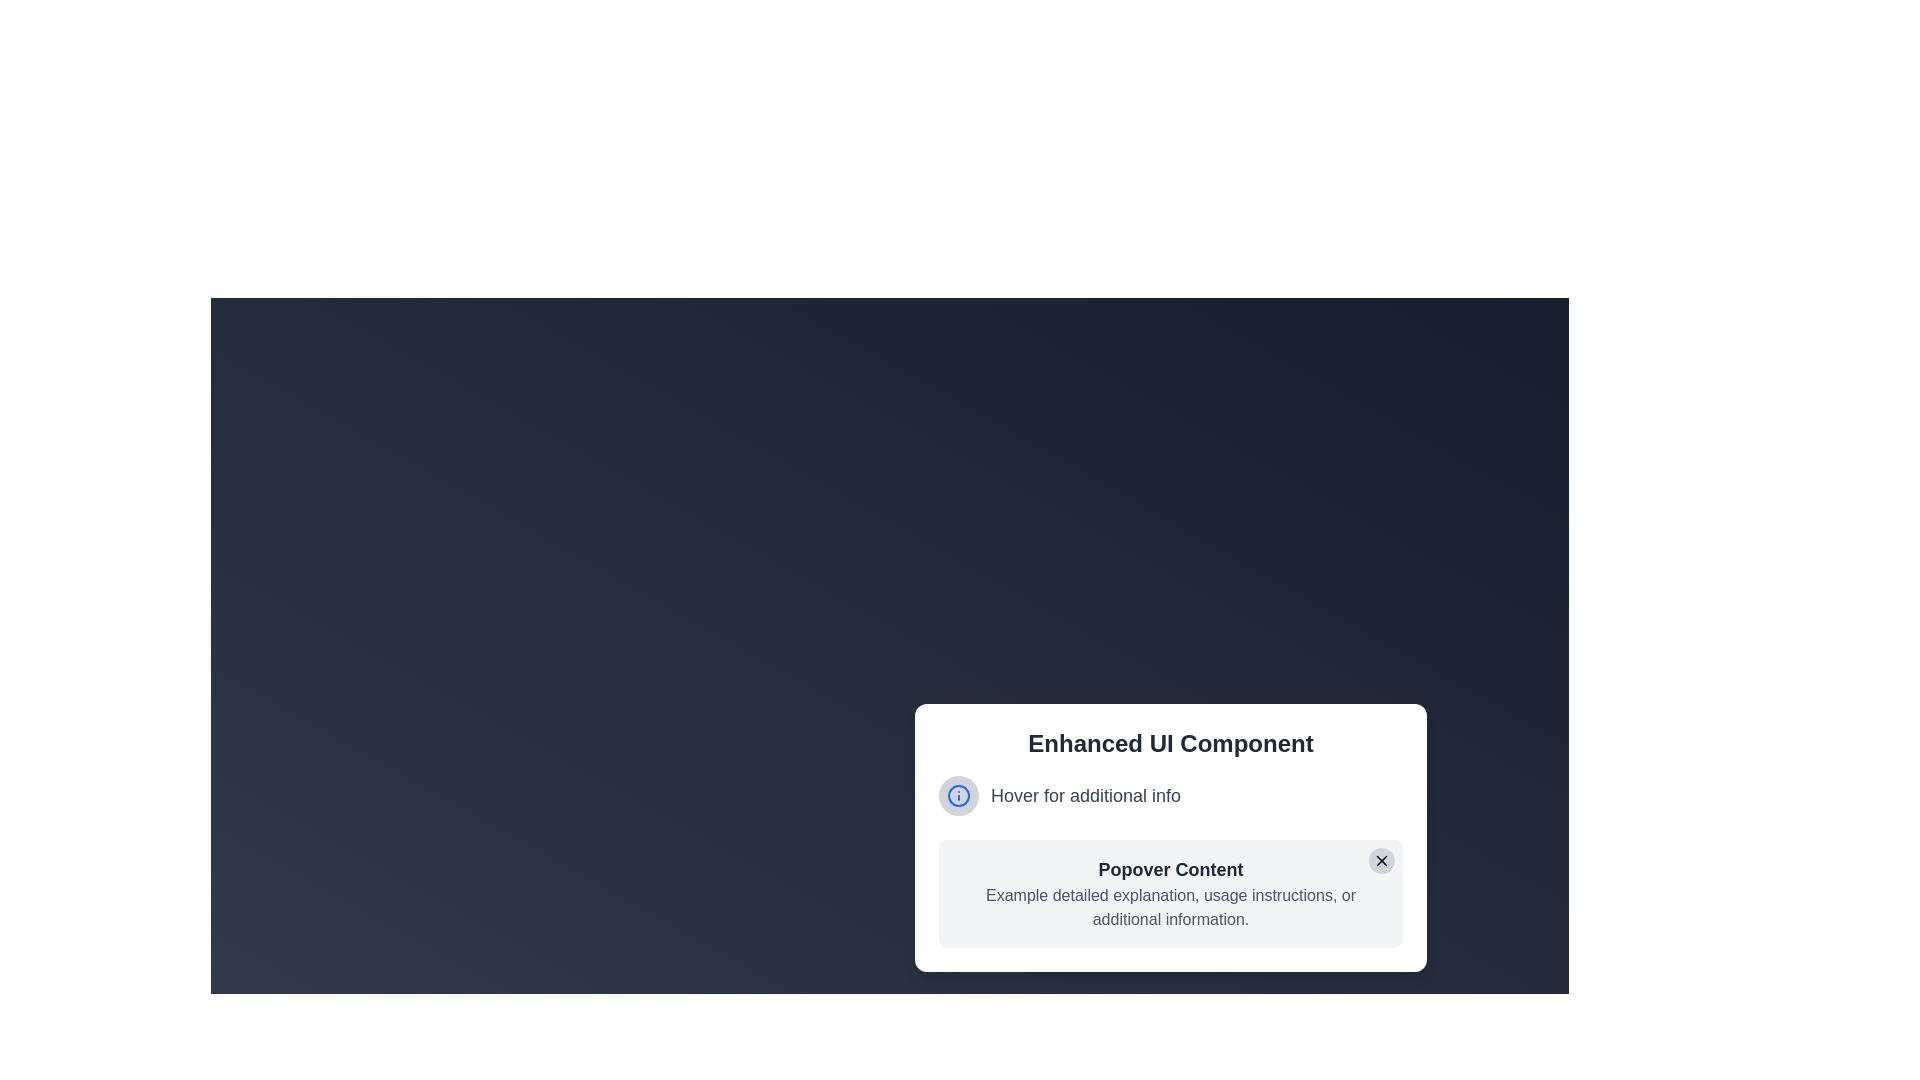 The image size is (1920, 1080). I want to click on the circular information icon with a gray background and blue outline, so click(958, 794).